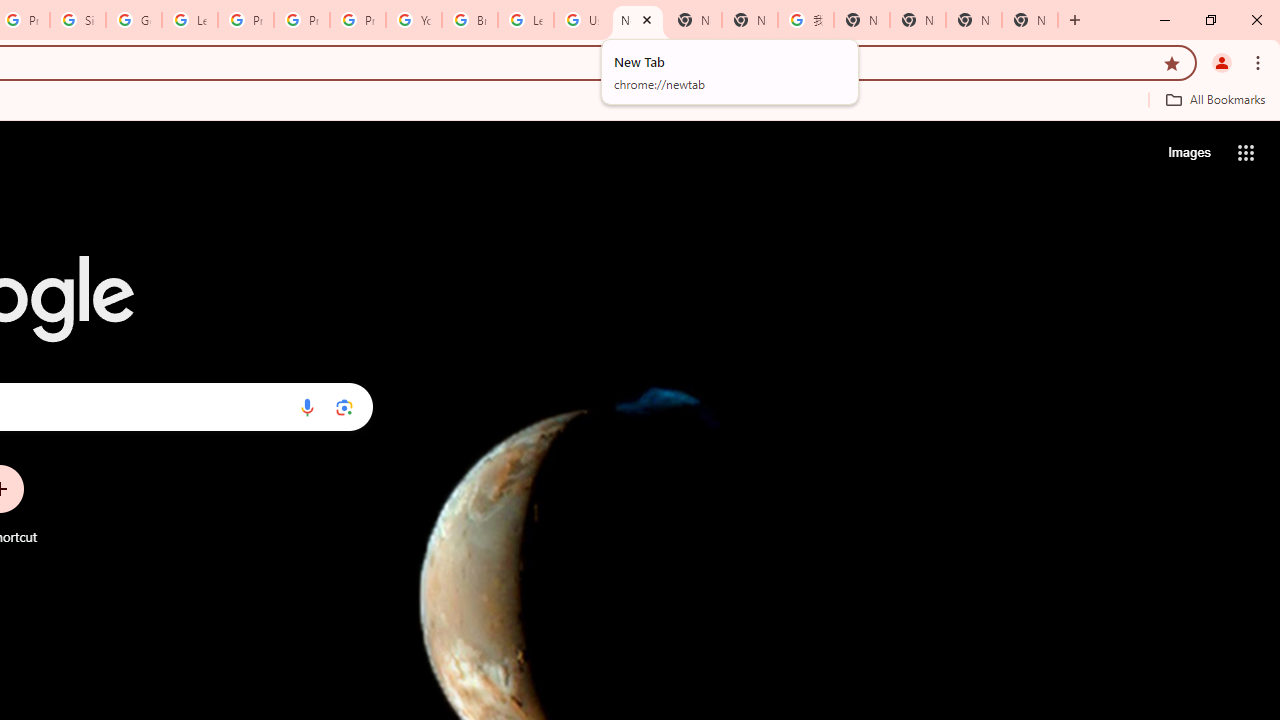 The height and width of the screenshot is (720, 1280). I want to click on 'Sign in - Google Accounts', so click(78, 20).